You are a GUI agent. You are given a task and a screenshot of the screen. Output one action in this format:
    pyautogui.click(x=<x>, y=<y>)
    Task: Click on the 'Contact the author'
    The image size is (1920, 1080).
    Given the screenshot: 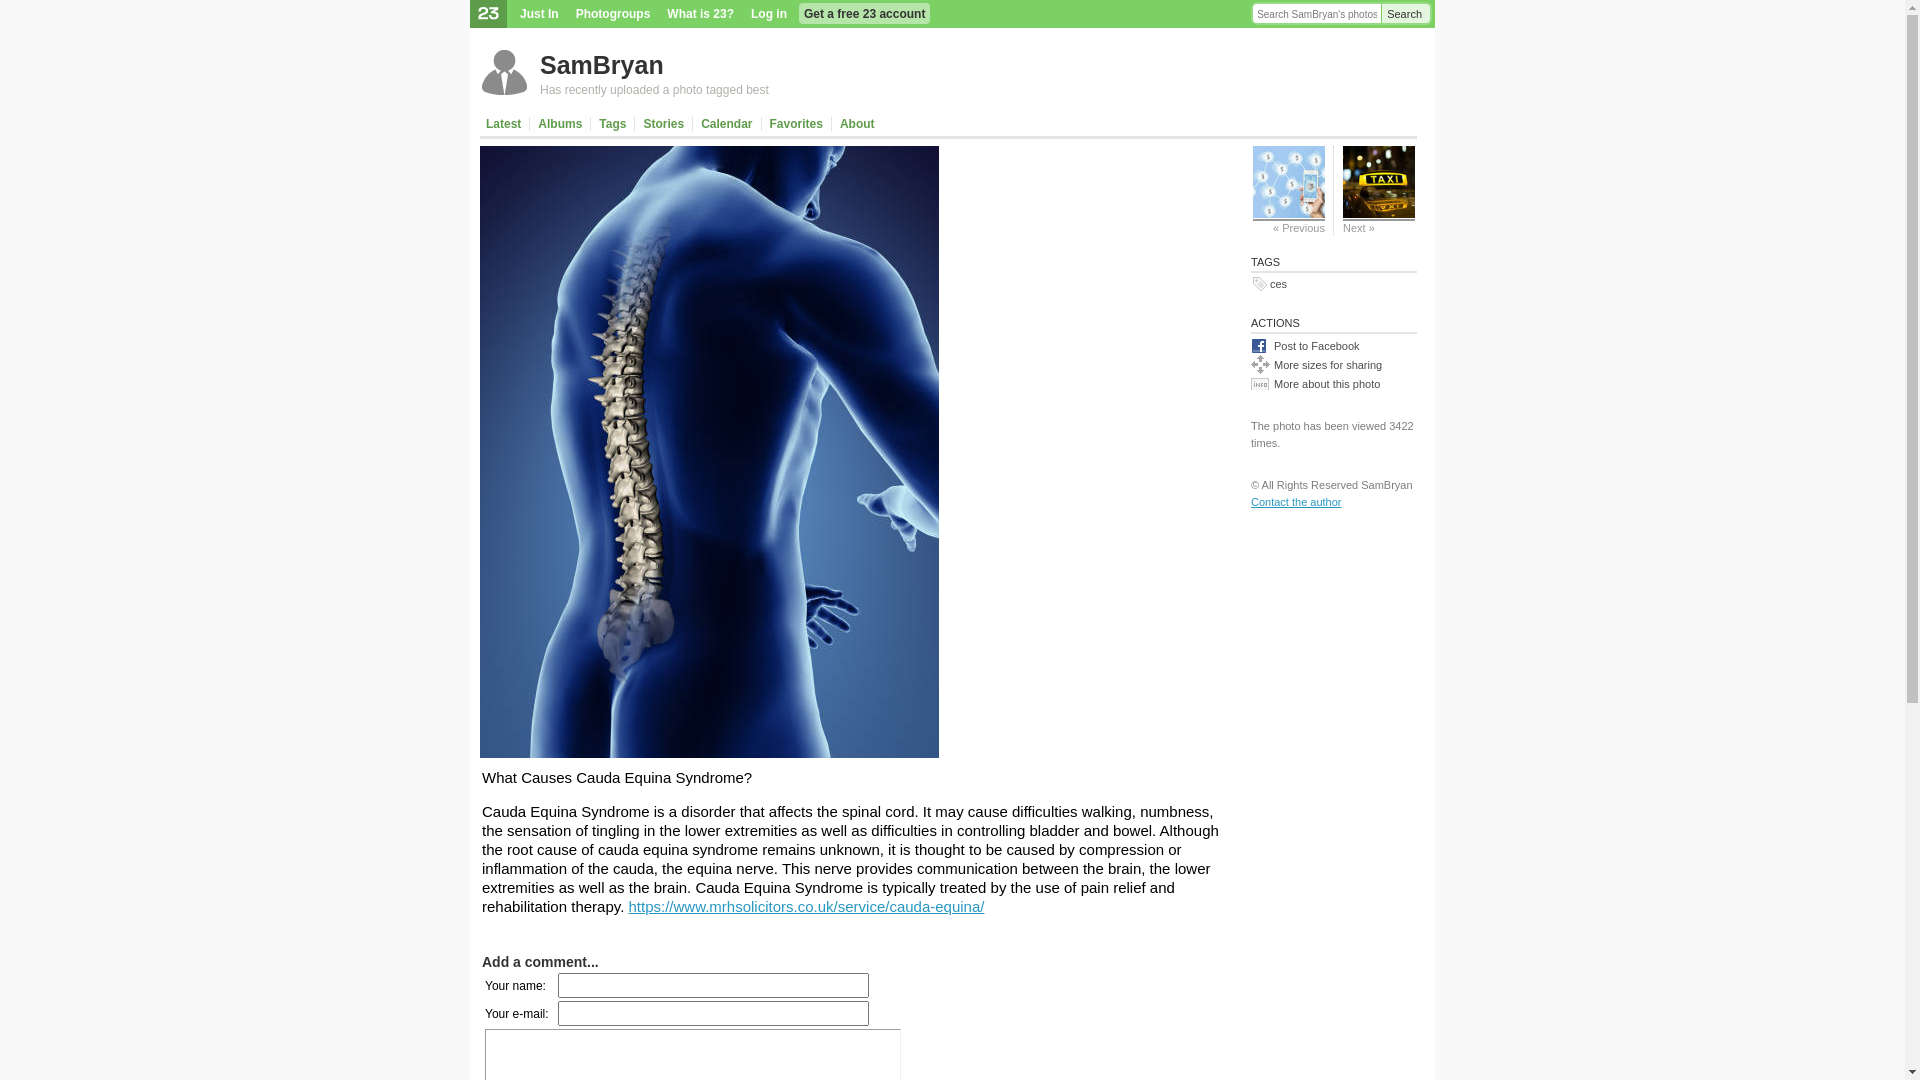 What is the action you would take?
    pyautogui.click(x=1296, y=500)
    